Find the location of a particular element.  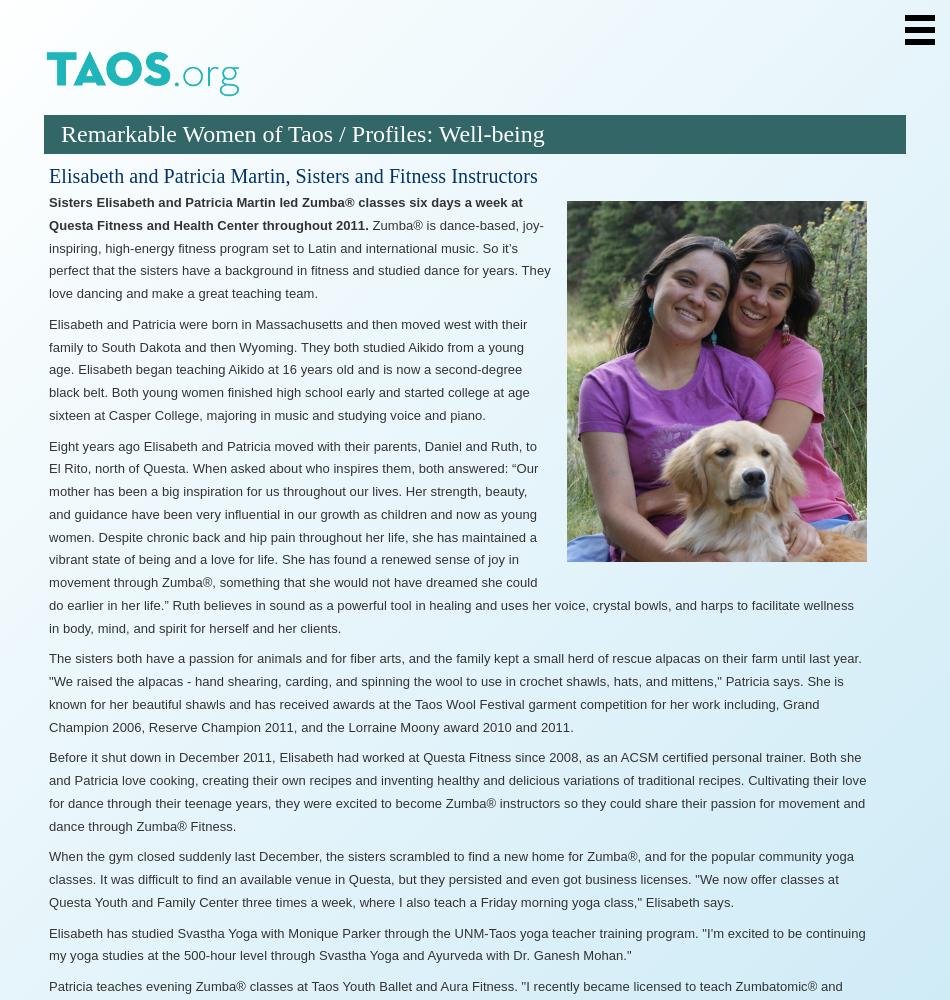

'Eight years ago Elisabeth and Patricia moved with their parents, Daniel and Ruth, to El Rito, north of Questa. When asked about who inspires them, both answered: “Our mother has been a big inspiration for us throughout our lives. Her strength, beauty, and guidance have been very influential in our growth as children and now as young women. Despite chronic back and hip pain throughout her life, she has maintained a vibrant state of being and a love for life. She has found a renewed sense of joy in movement through Zumba®, something that she would not have dreamed she could do earlier in her life.” Ruth believes in sound as a powerful tool in healing and uses her voice, crystal bowls, and harps to facilitate wellness in body, mind, and spirit for herself and her clients.' is located at coordinates (450, 536).